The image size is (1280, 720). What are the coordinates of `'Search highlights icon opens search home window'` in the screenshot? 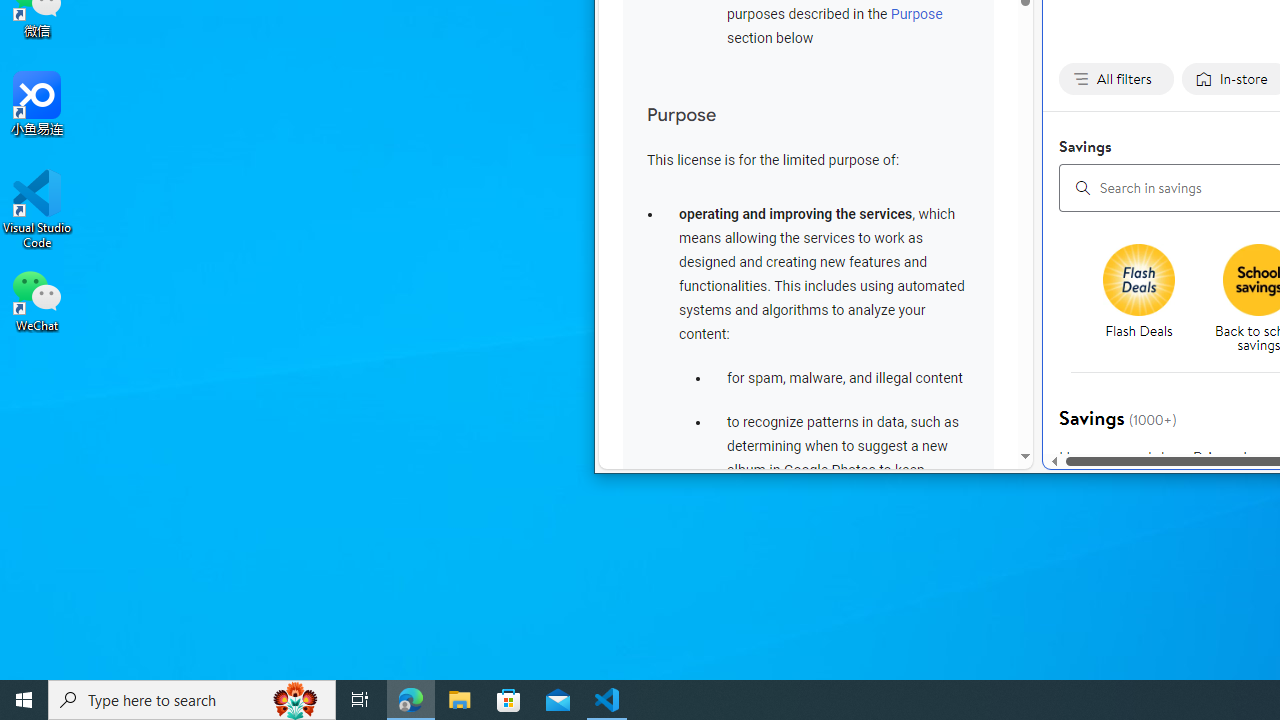 It's located at (294, 698).